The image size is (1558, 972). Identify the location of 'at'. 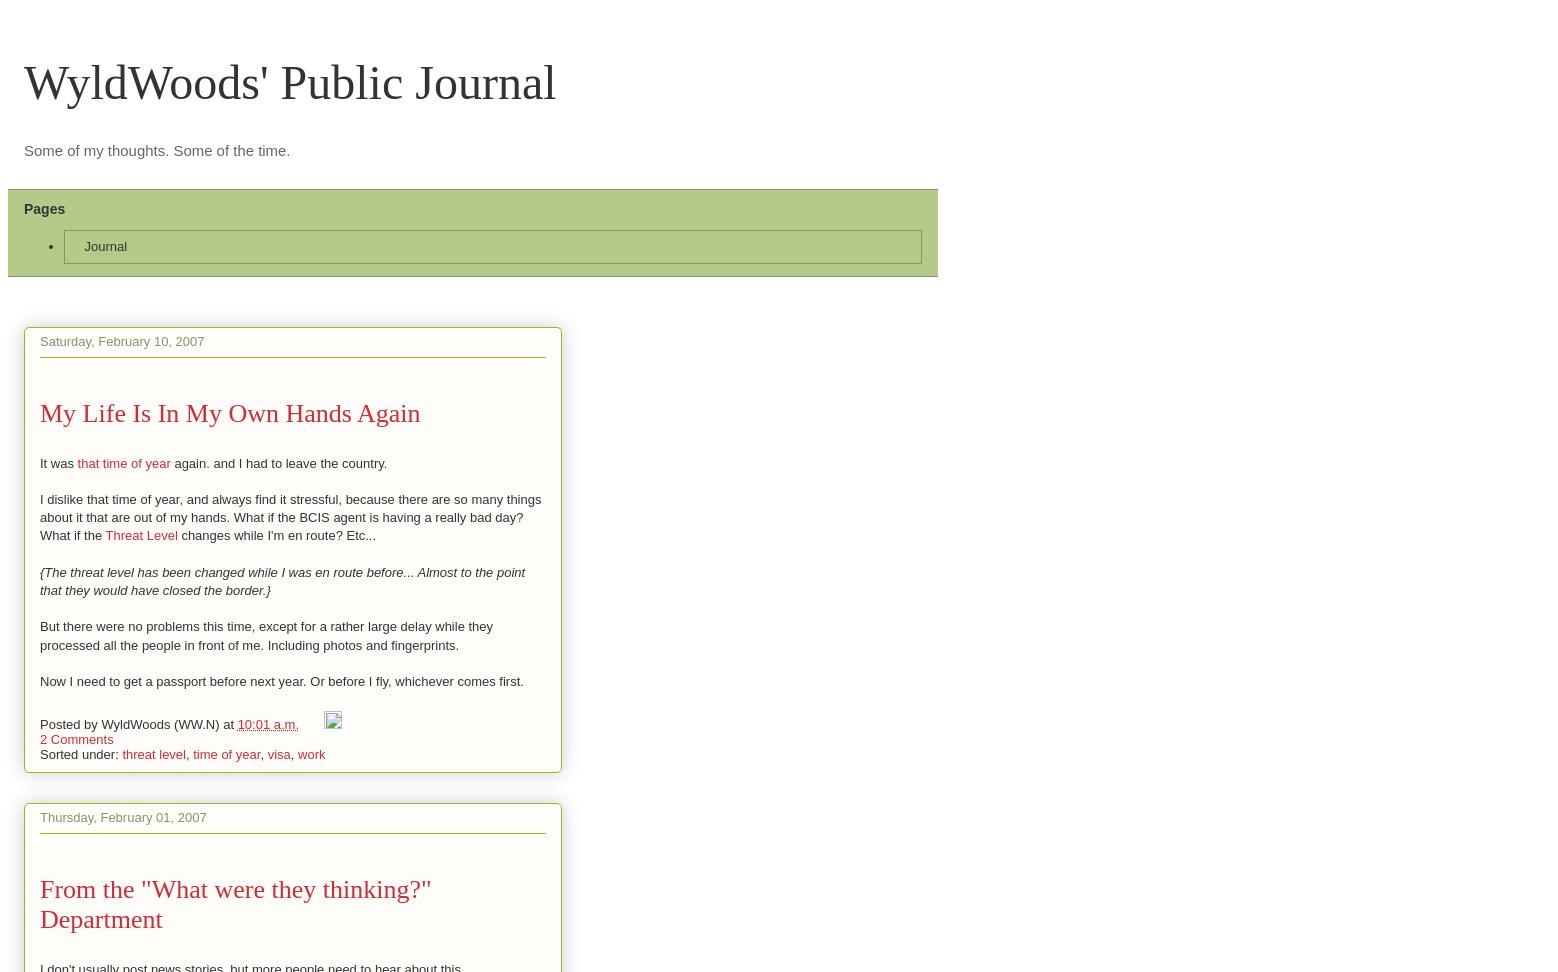
(229, 722).